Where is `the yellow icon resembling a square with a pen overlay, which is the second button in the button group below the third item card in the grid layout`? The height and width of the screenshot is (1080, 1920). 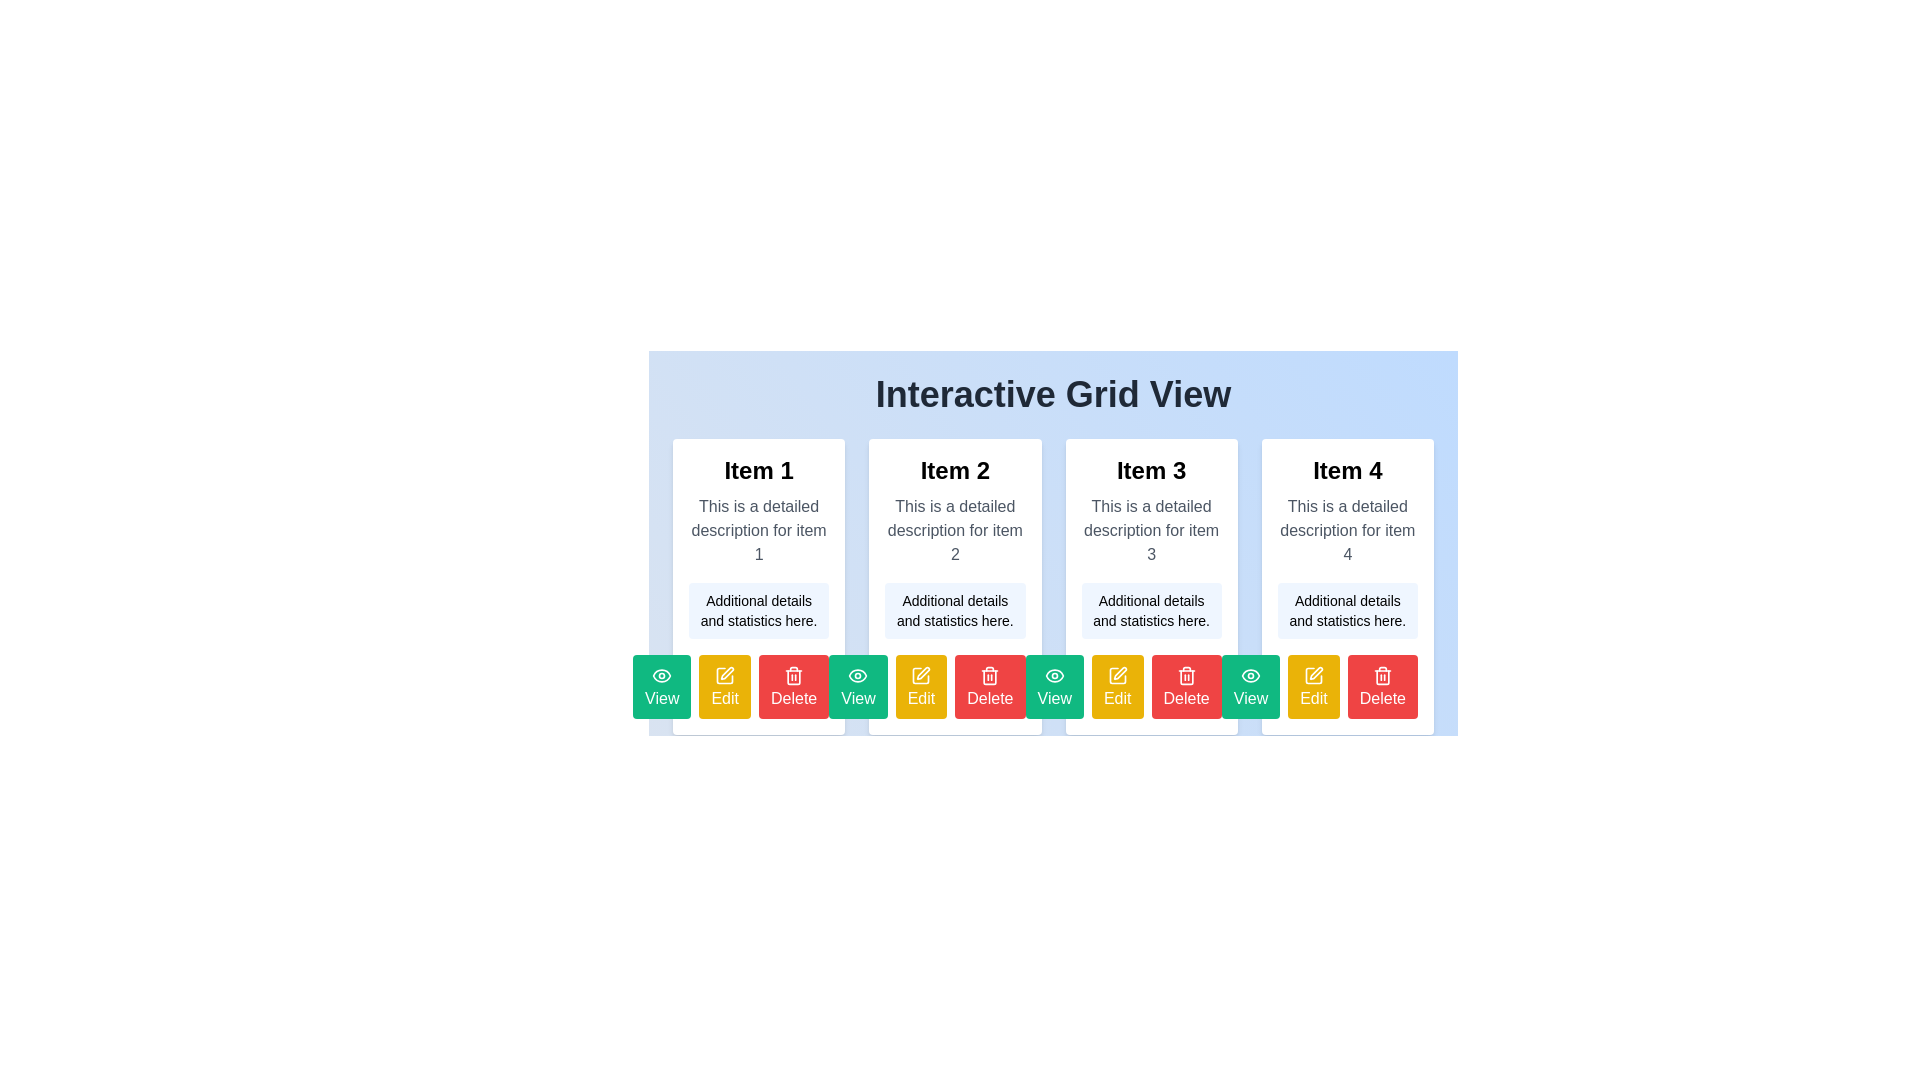 the yellow icon resembling a square with a pen overlay, which is the second button in the button group below the third item card in the grid layout is located at coordinates (1116, 675).